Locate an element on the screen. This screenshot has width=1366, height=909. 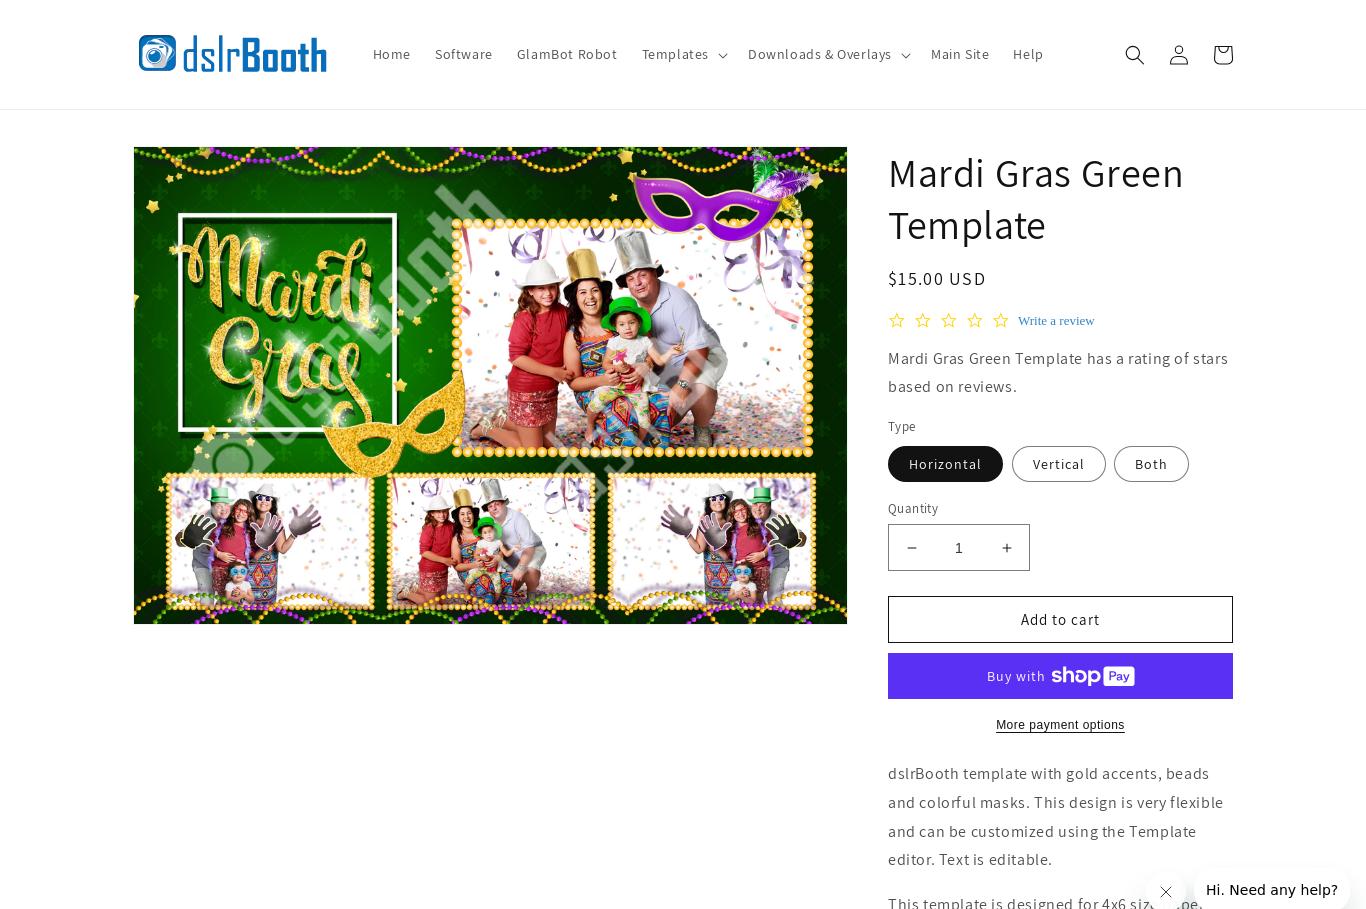
'Add to cart' is located at coordinates (1059, 618).